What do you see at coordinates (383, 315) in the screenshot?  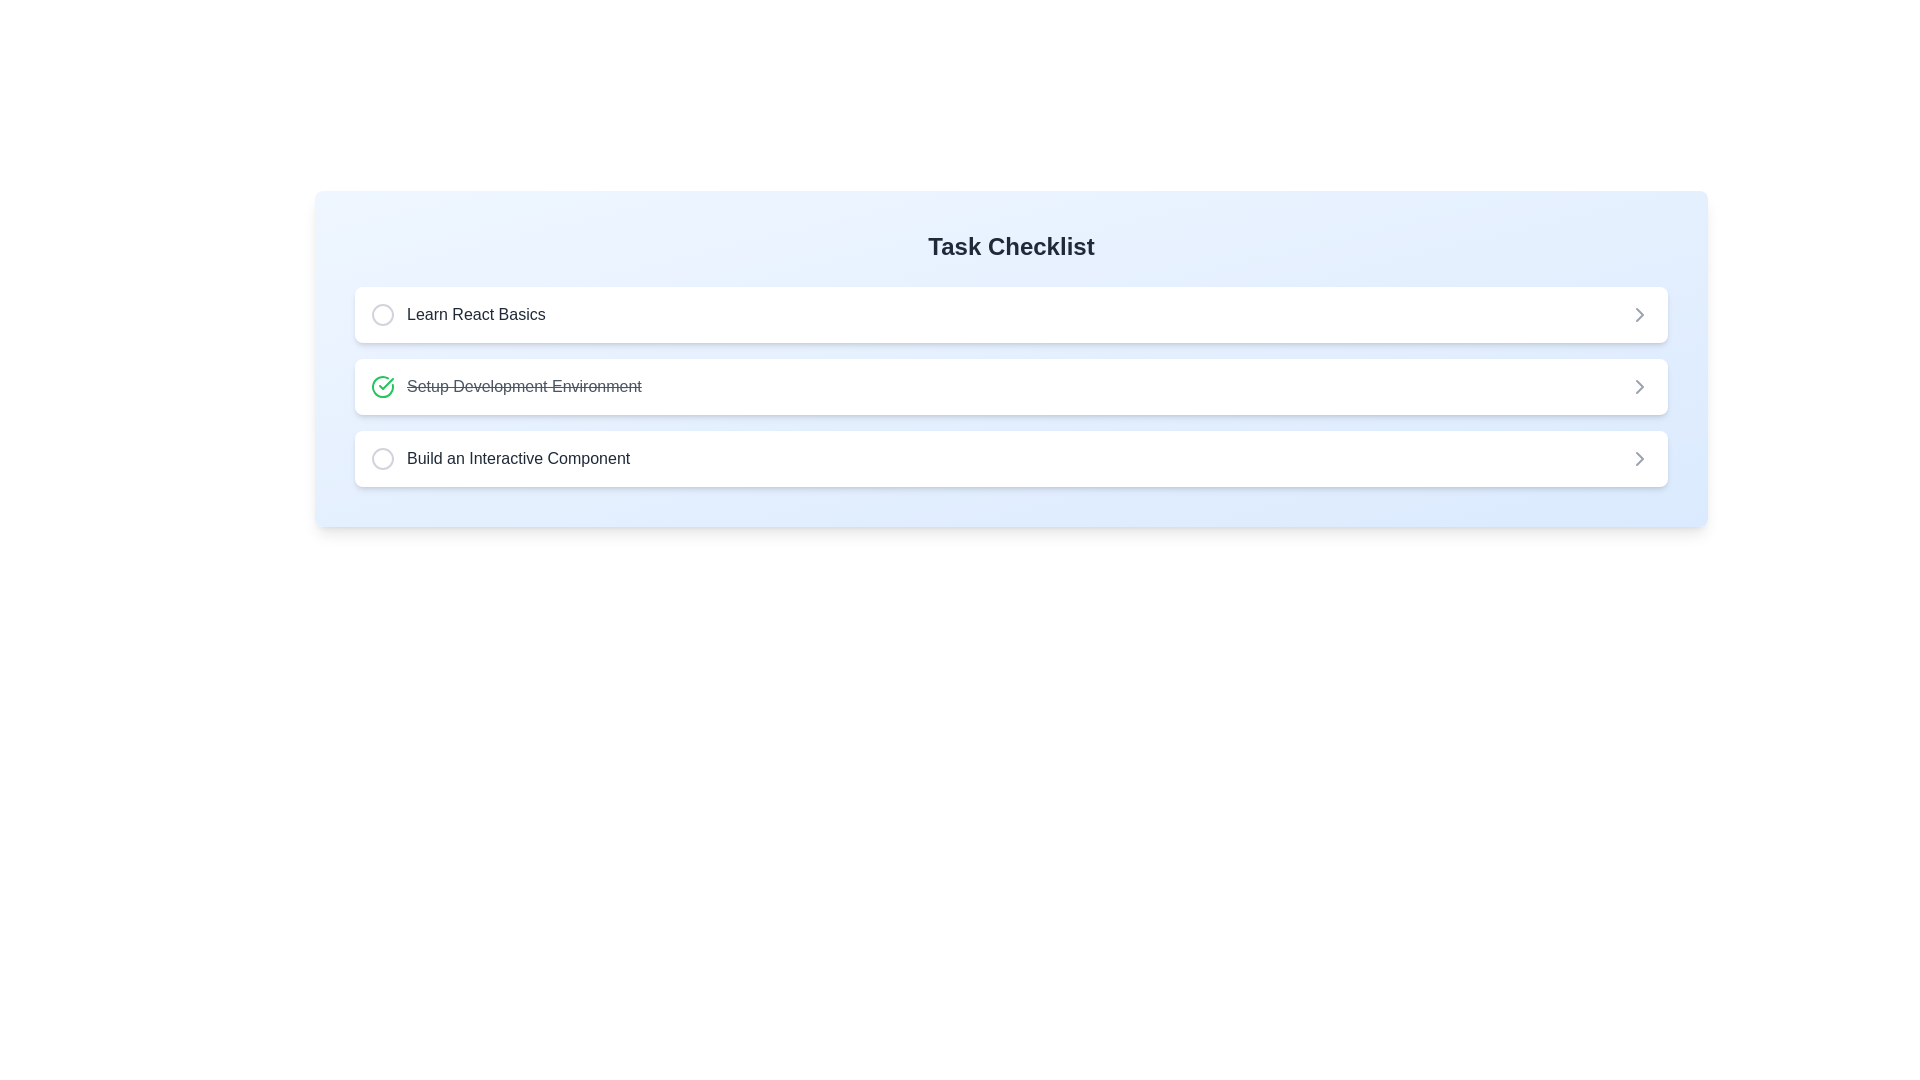 I see `the graphical circle element that indicates the status of the checklist item 'Learn React Basics' in the 'Task Checklist'` at bounding box center [383, 315].